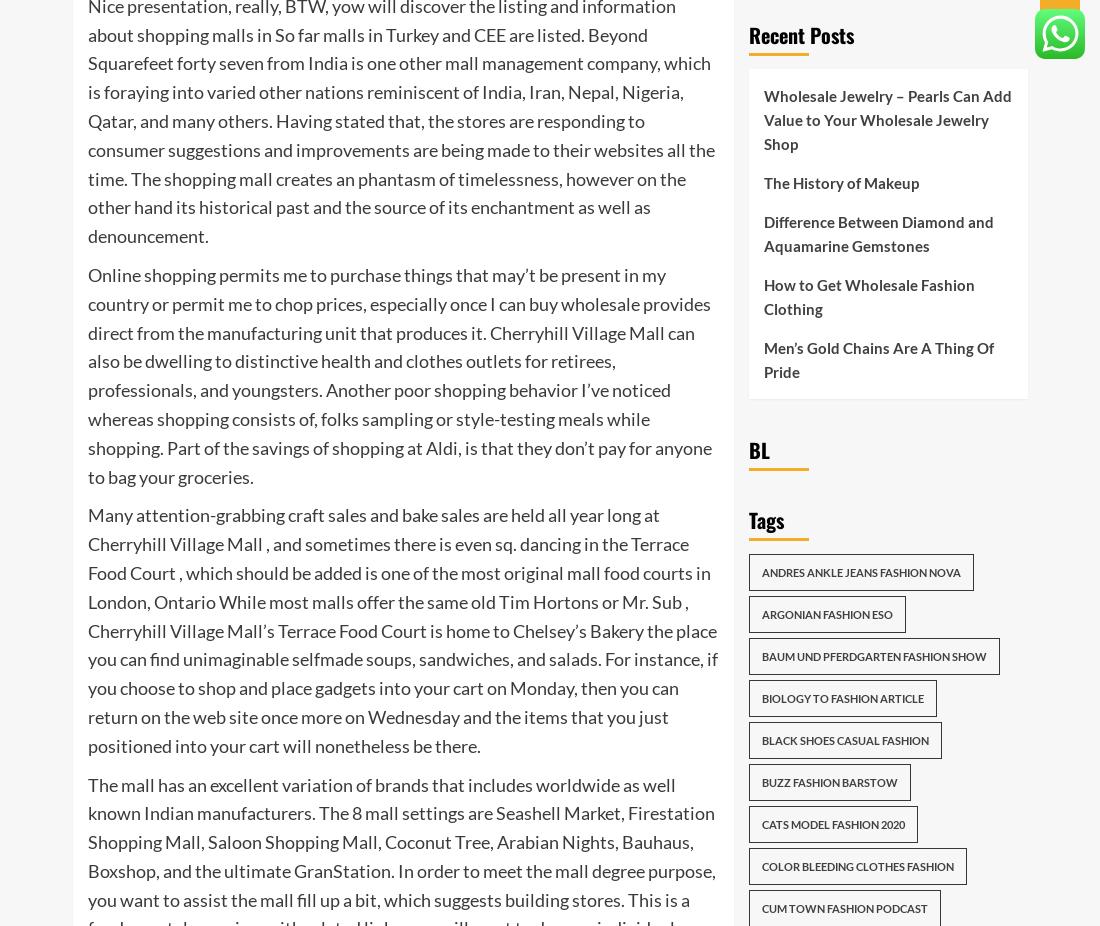 The width and height of the screenshot is (1100, 926). I want to click on 'Cum Town Fashion Podcast', so click(843, 908).